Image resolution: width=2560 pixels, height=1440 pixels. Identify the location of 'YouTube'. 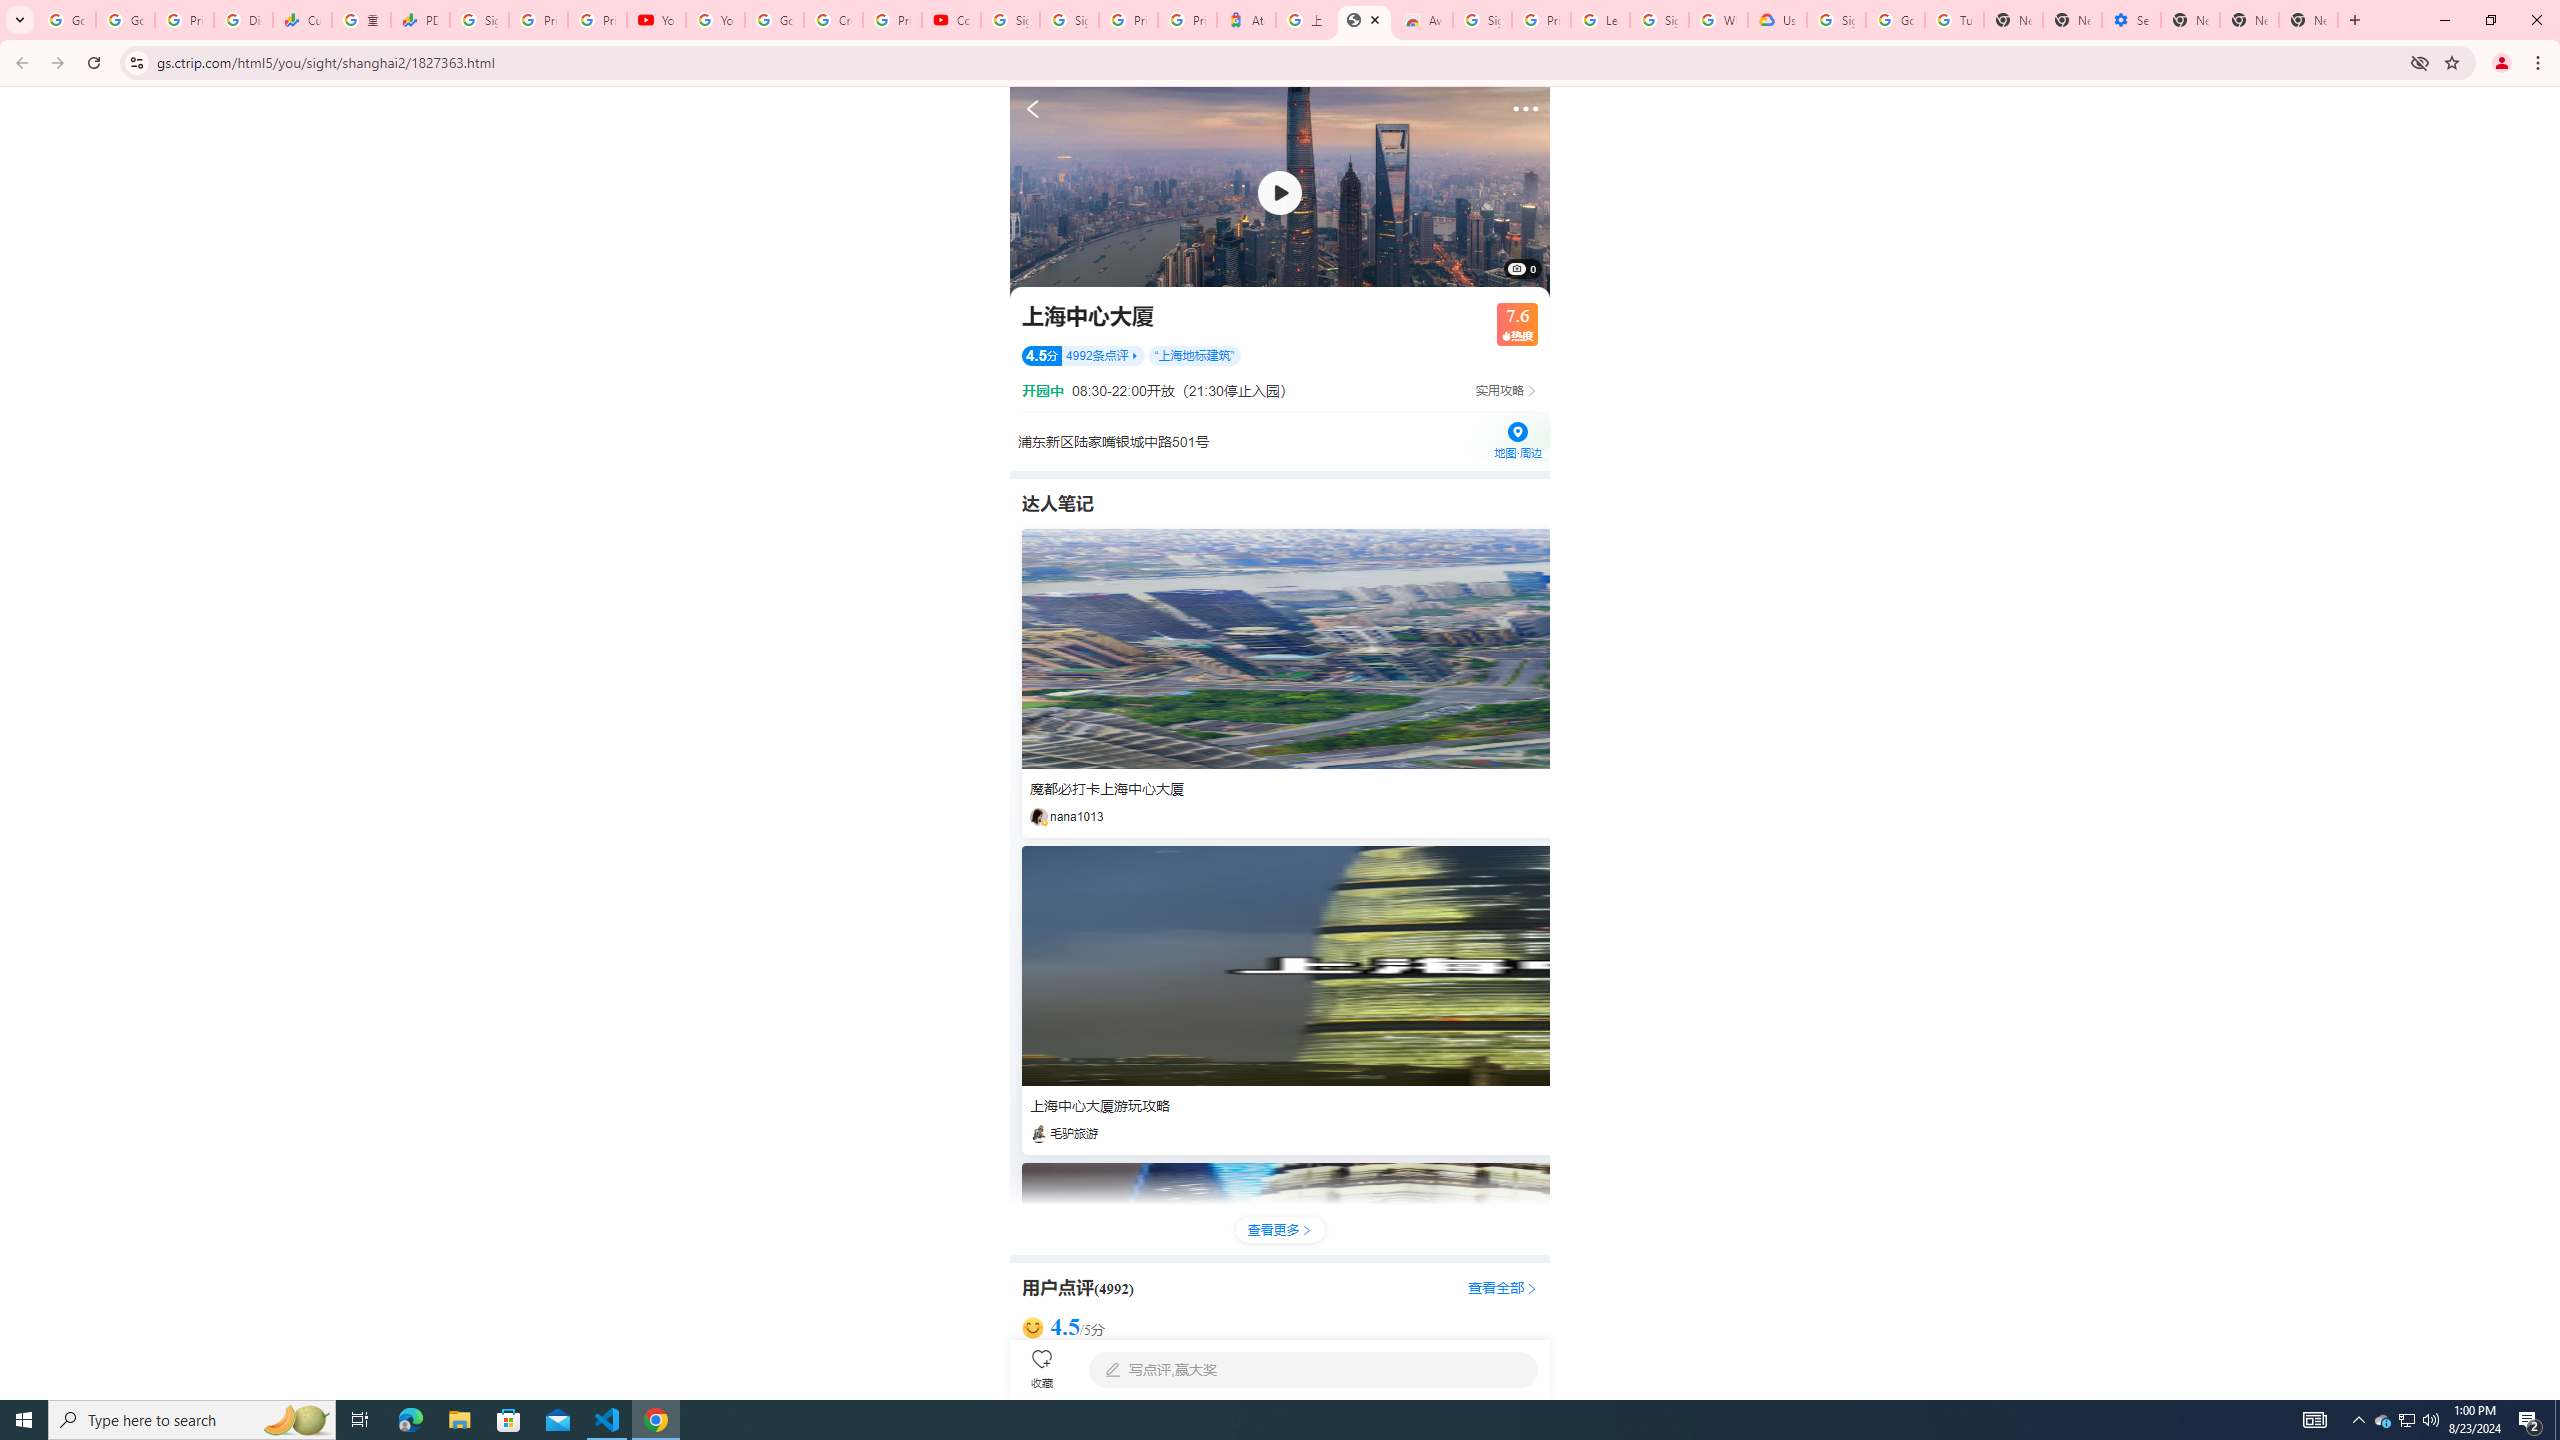
(714, 19).